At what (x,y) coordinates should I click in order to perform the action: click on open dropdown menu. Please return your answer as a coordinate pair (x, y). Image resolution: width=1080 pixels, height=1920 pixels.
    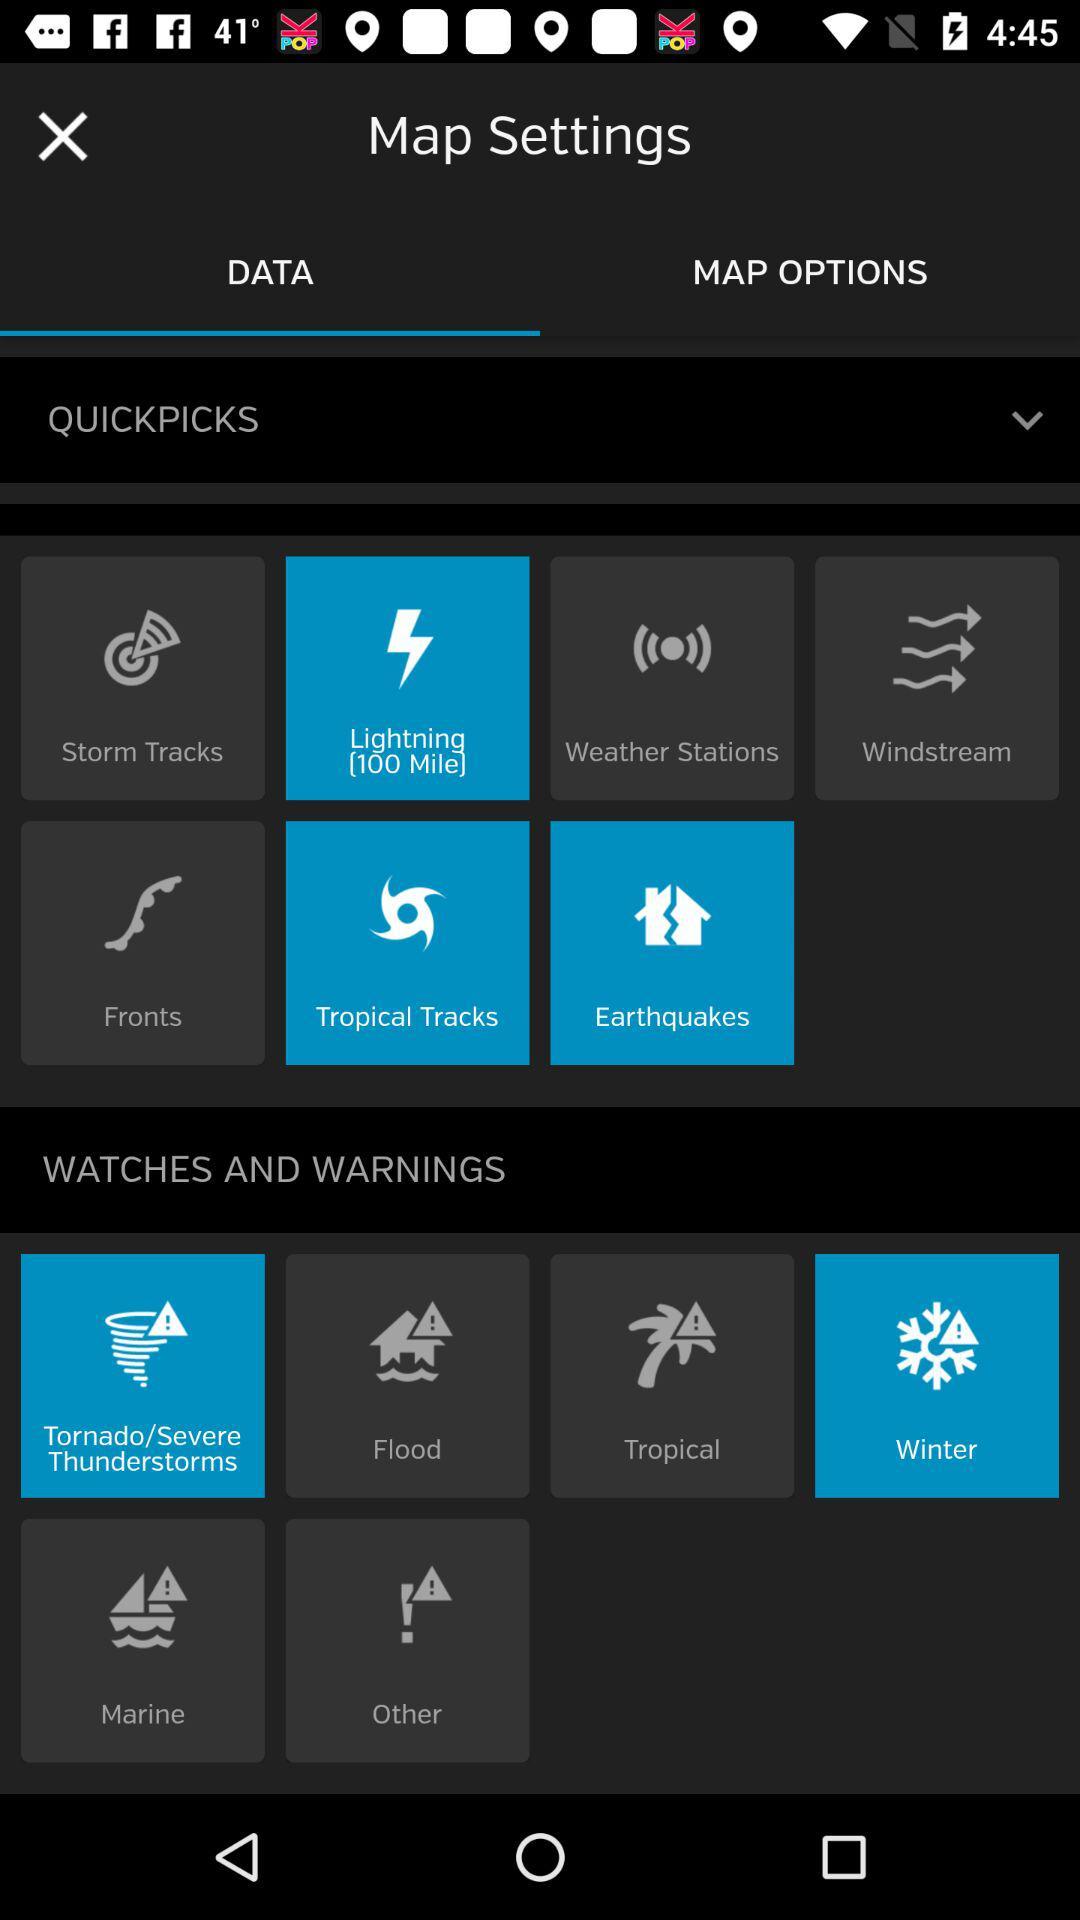
    Looking at the image, I should click on (1027, 419).